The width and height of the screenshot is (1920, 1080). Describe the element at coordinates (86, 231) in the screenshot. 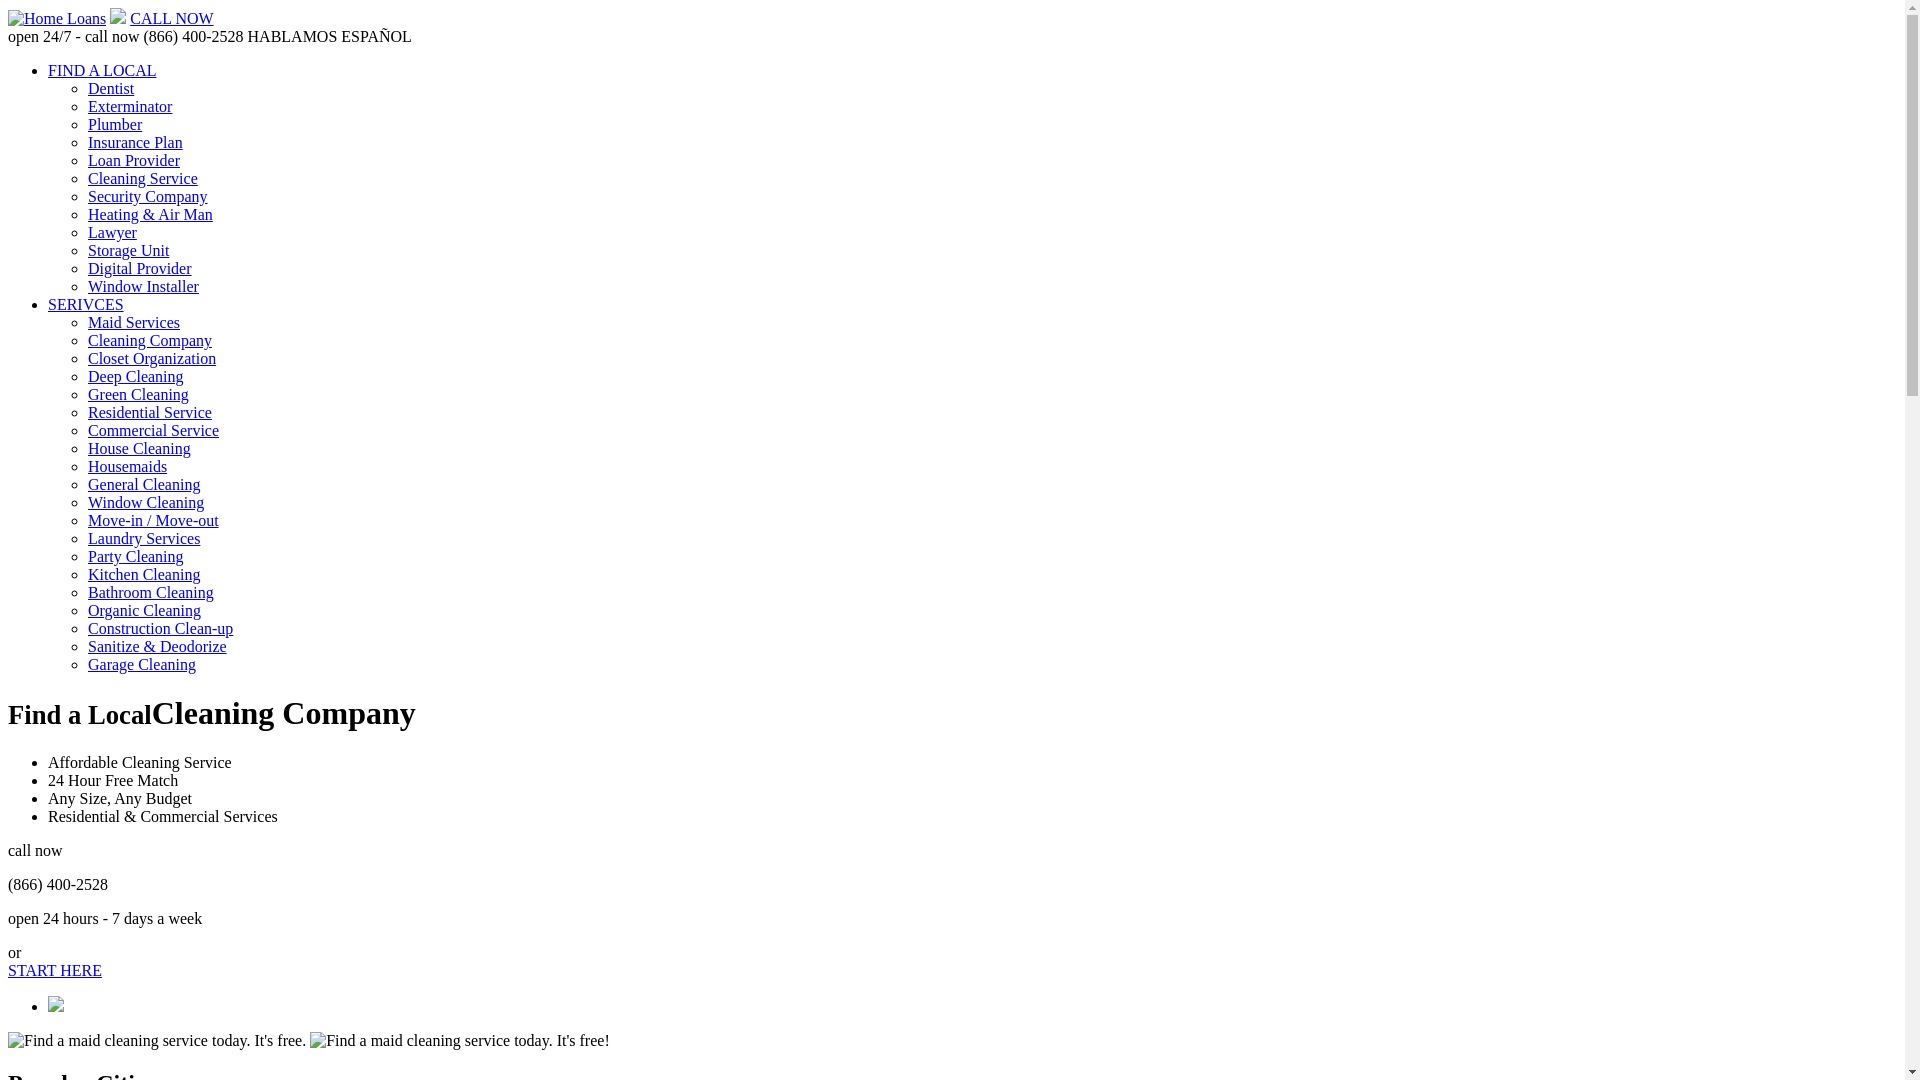

I see `'Lawyer'` at that location.